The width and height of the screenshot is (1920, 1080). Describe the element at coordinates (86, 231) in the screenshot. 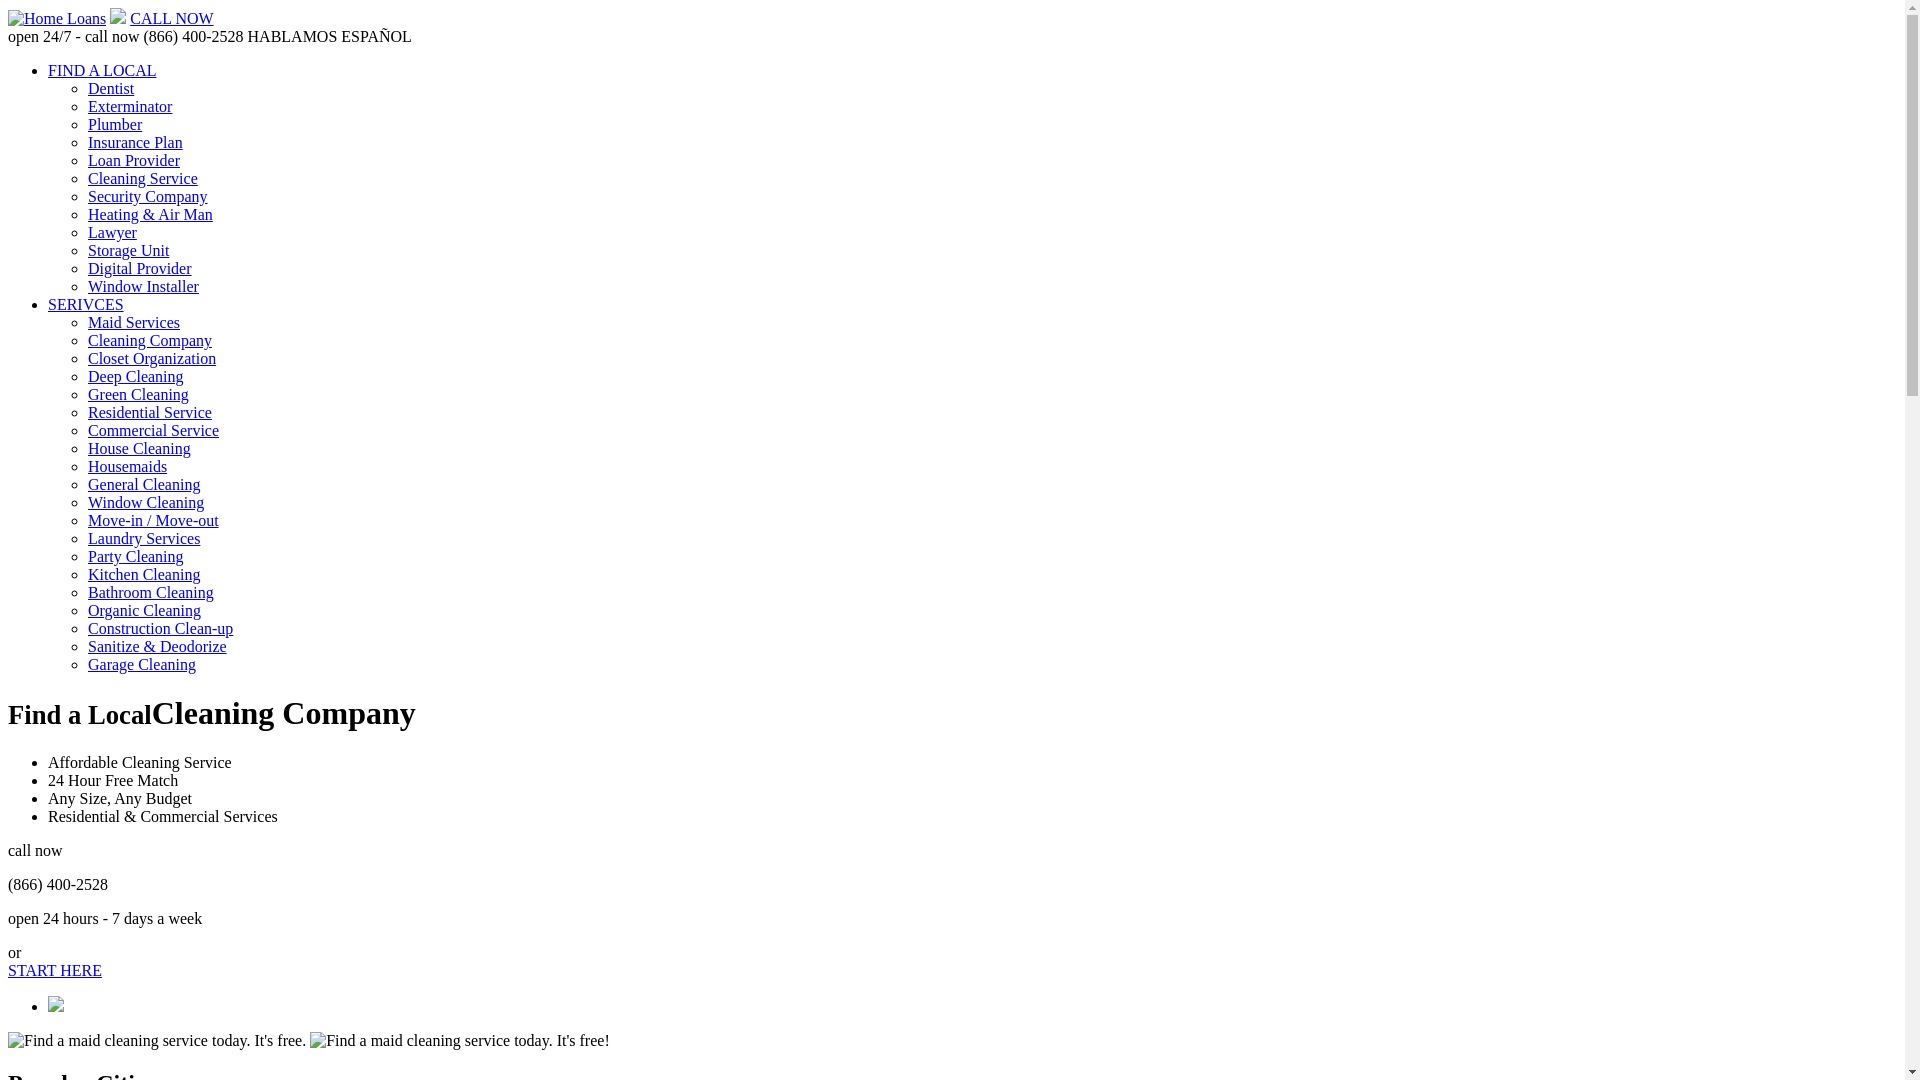

I see `'Lawyer'` at that location.